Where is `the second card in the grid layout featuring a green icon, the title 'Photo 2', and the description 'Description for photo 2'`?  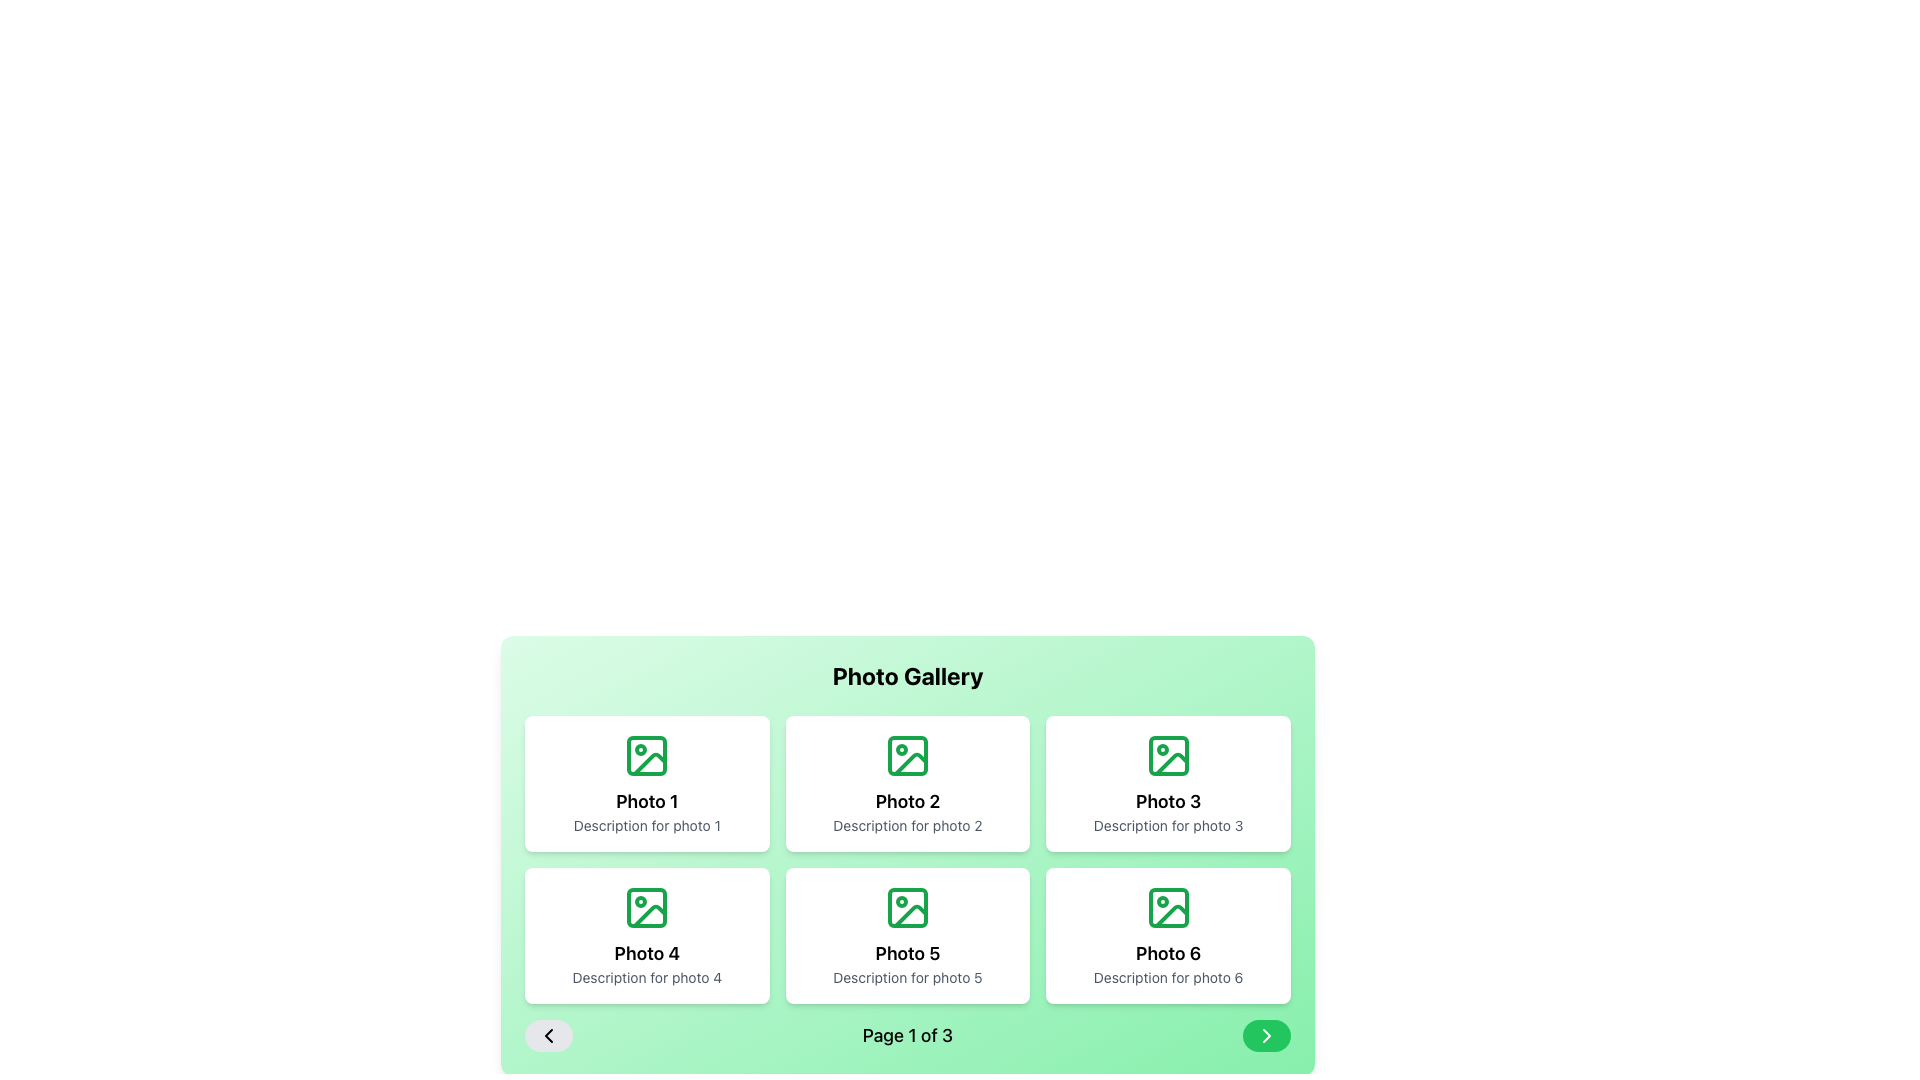
the second card in the grid layout featuring a green icon, the title 'Photo 2', and the description 'Description for photo 2' is located at coordinates (906, 782).